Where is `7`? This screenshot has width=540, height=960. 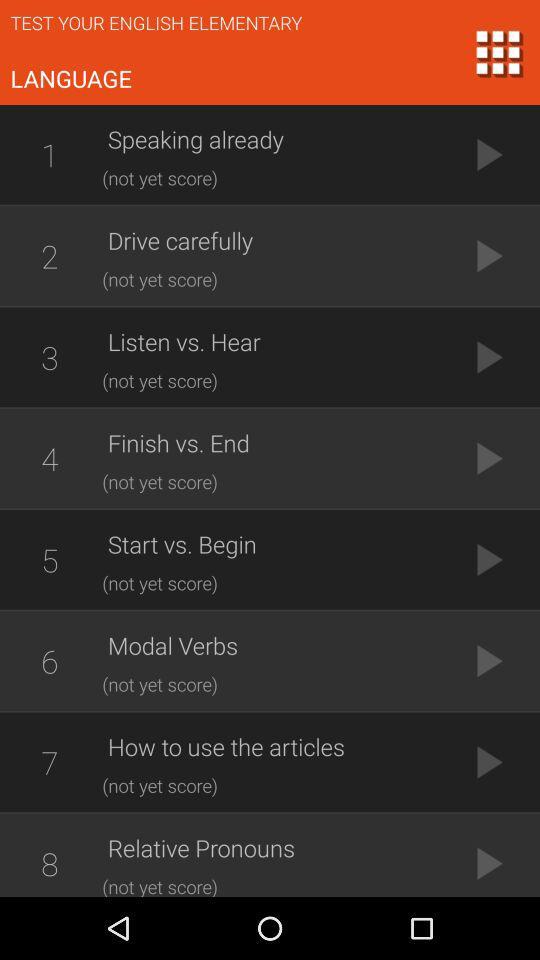
7 is located at coordinates (49, 761).